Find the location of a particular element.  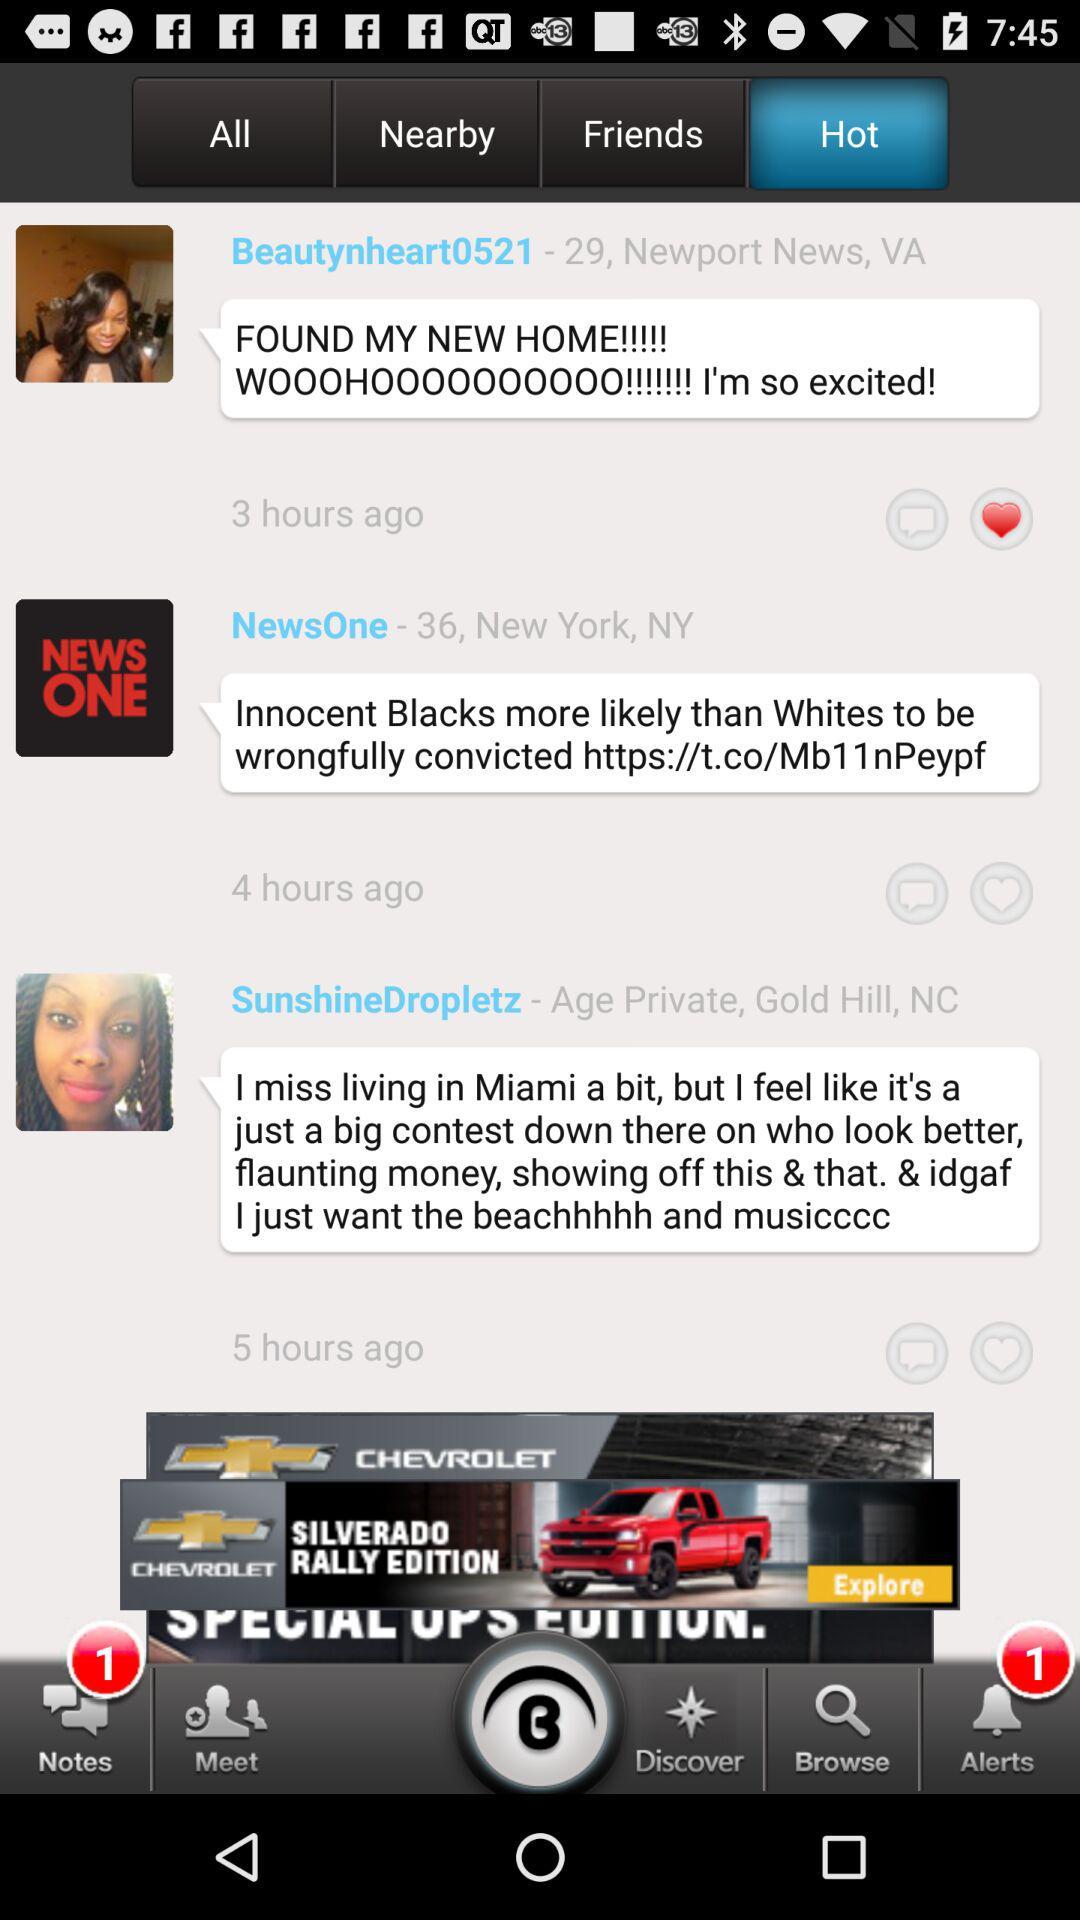

the search icon is located at coordinates (843, 1848).